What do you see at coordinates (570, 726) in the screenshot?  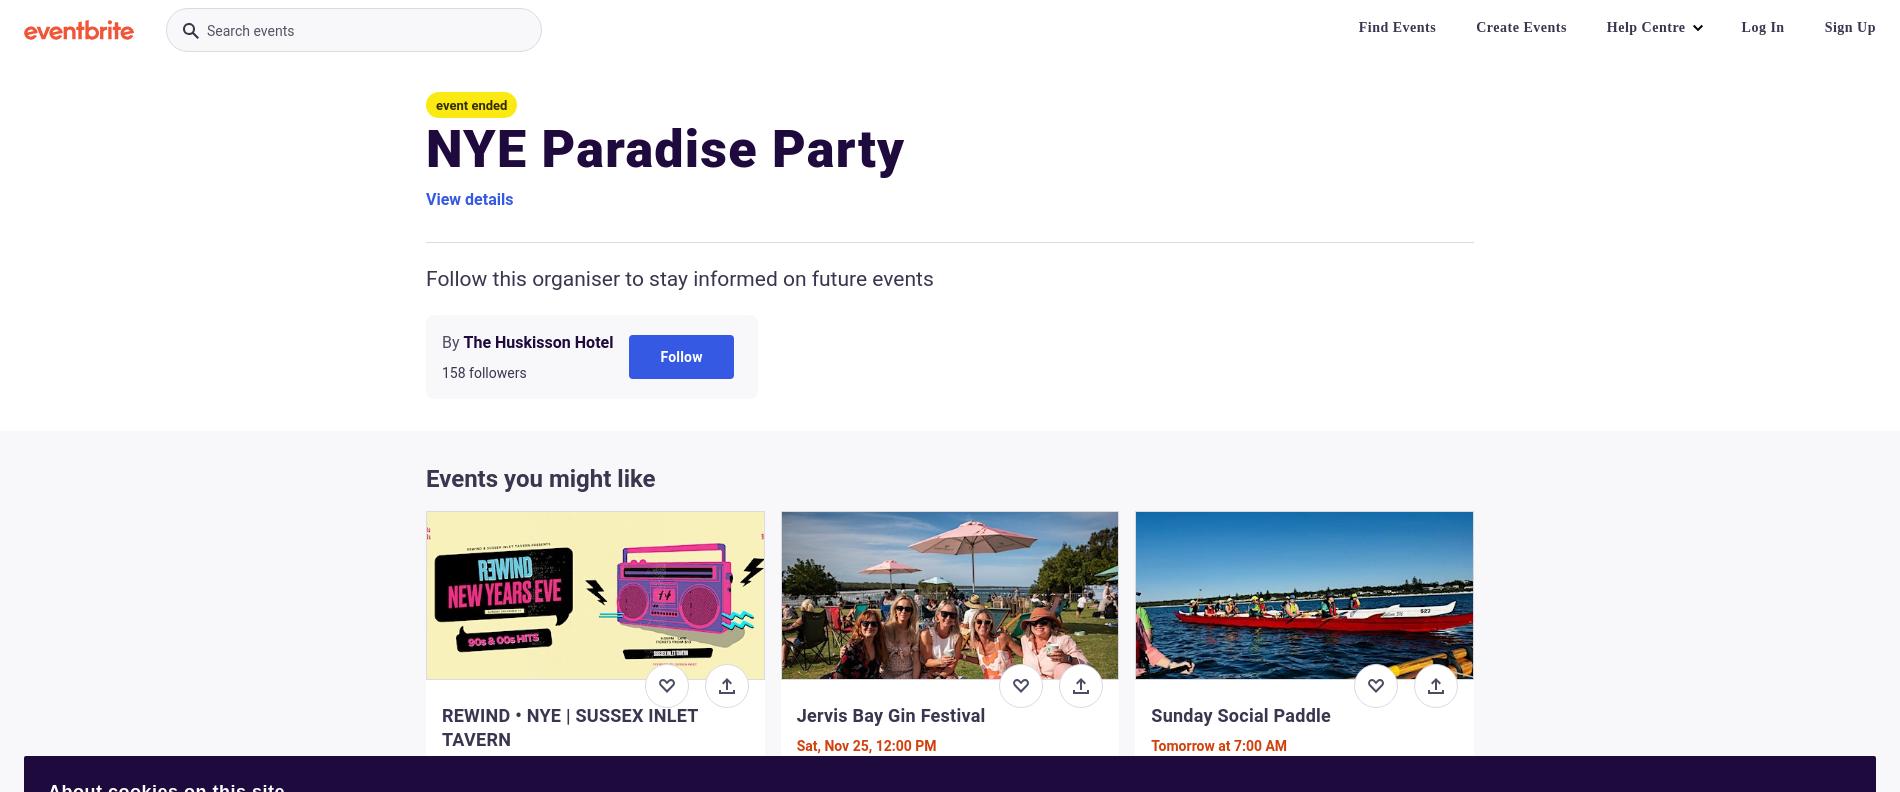 I see `'REWIND • NYE | SUSSEX INLET TAVERN'` at bounding box center [570, 726].